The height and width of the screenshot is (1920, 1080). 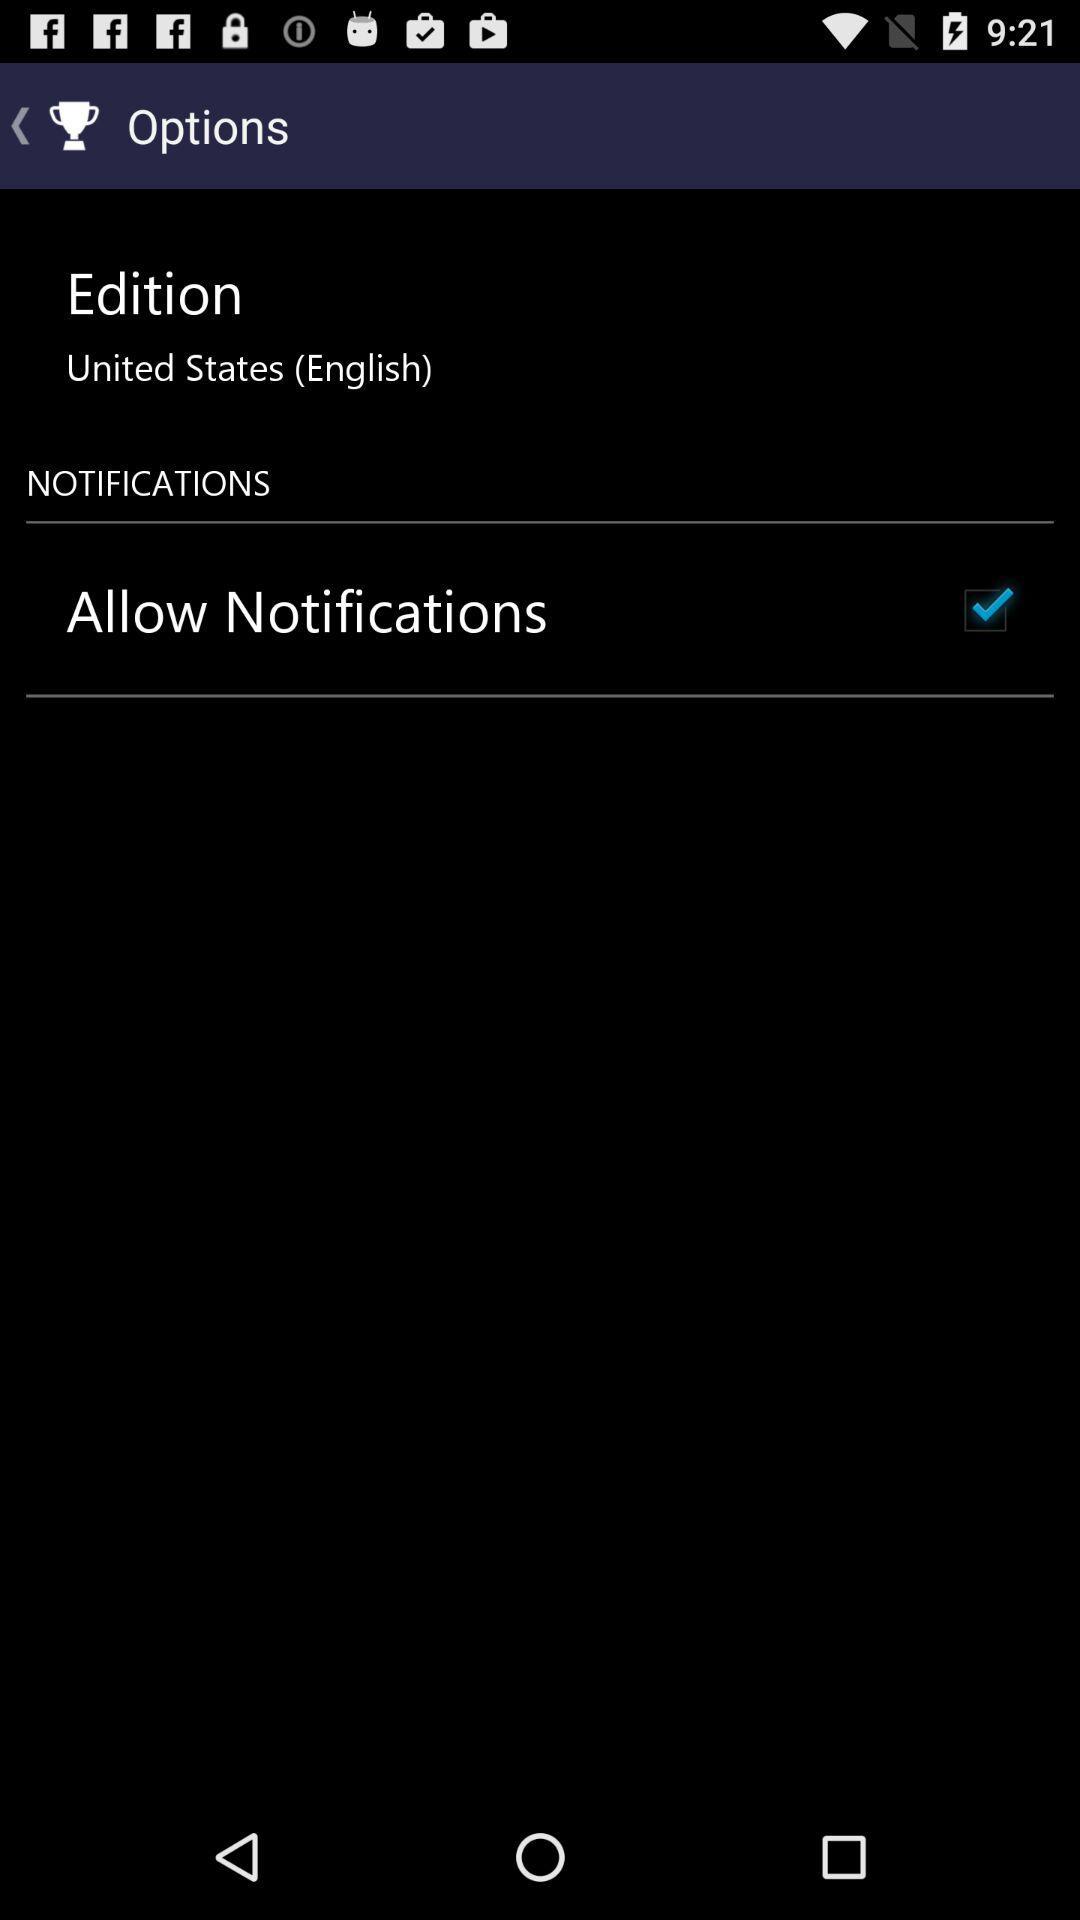 What do you see at coordinates (248, 367) in the screenshot?
I see `the icon below the edition` at bounding box center [248, 367].